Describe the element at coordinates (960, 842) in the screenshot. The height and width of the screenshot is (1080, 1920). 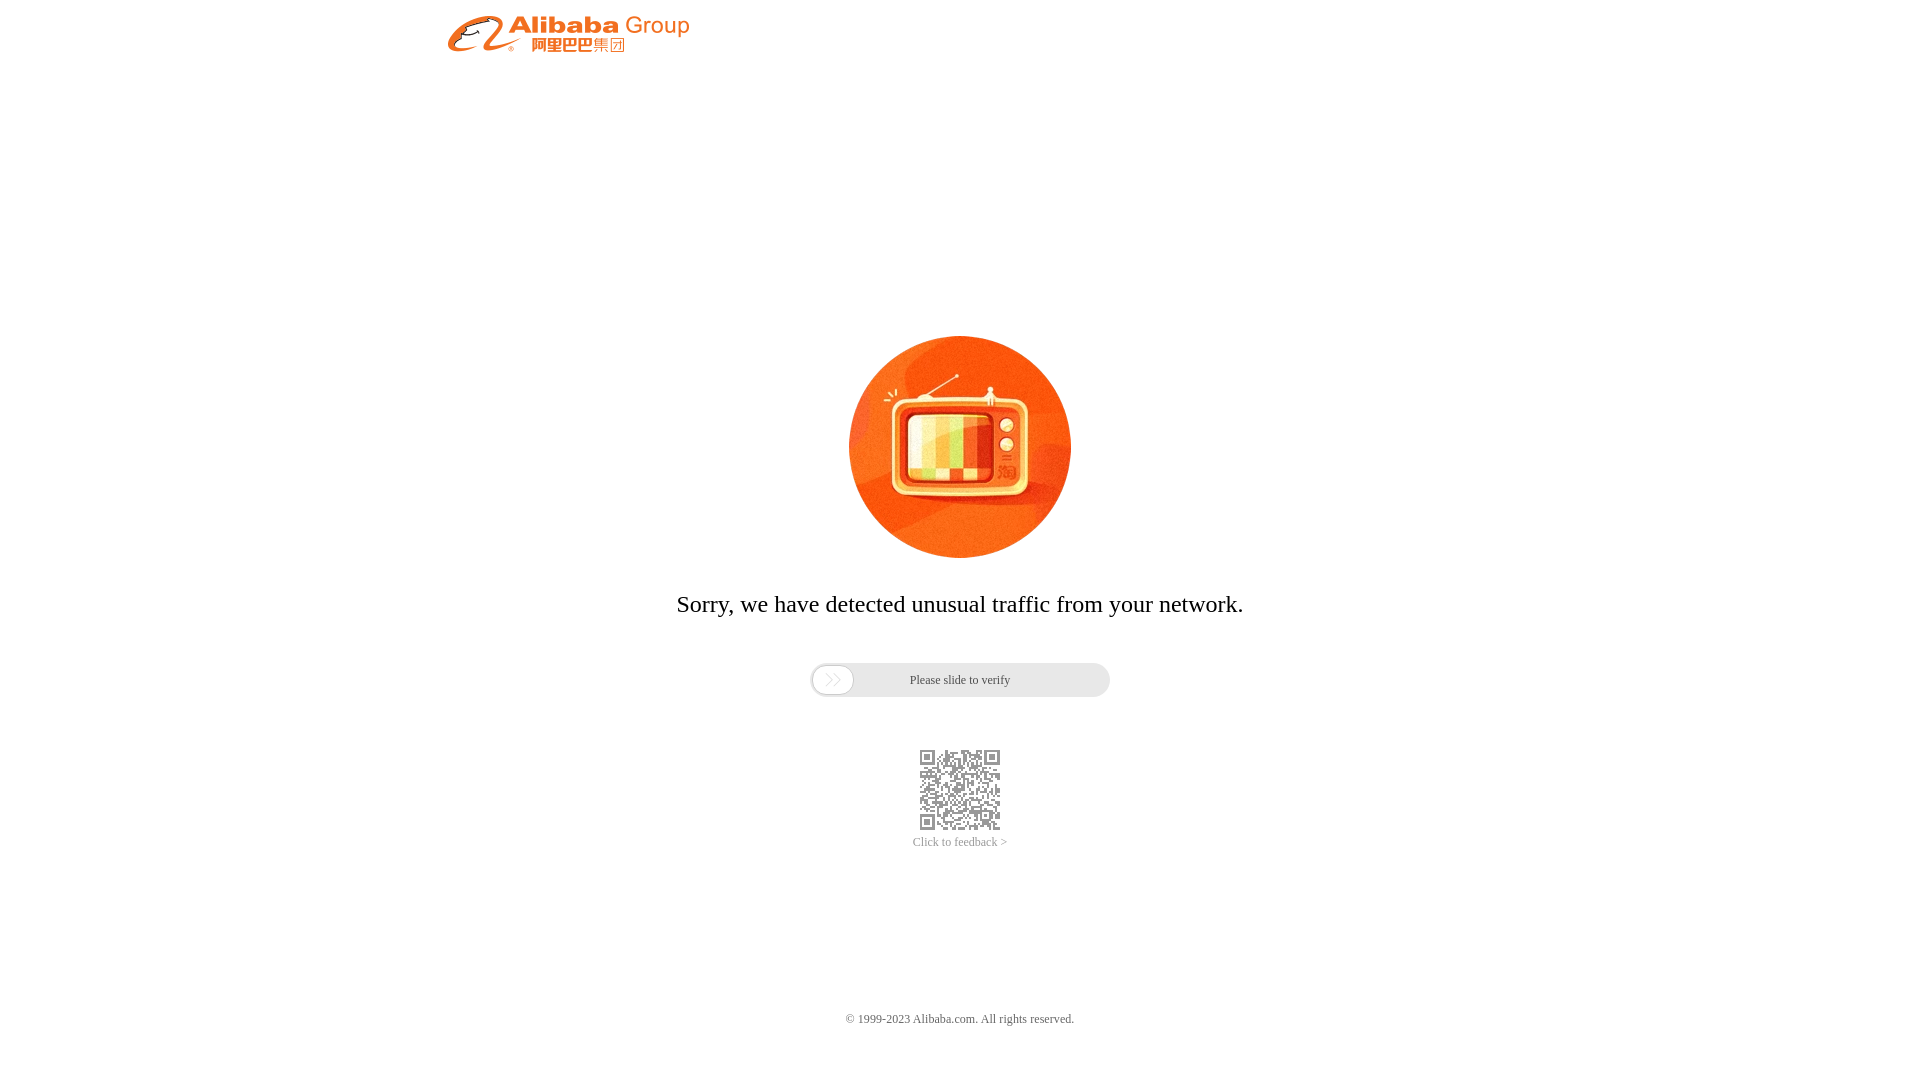
I see `'Click to feedback >'` at that location.